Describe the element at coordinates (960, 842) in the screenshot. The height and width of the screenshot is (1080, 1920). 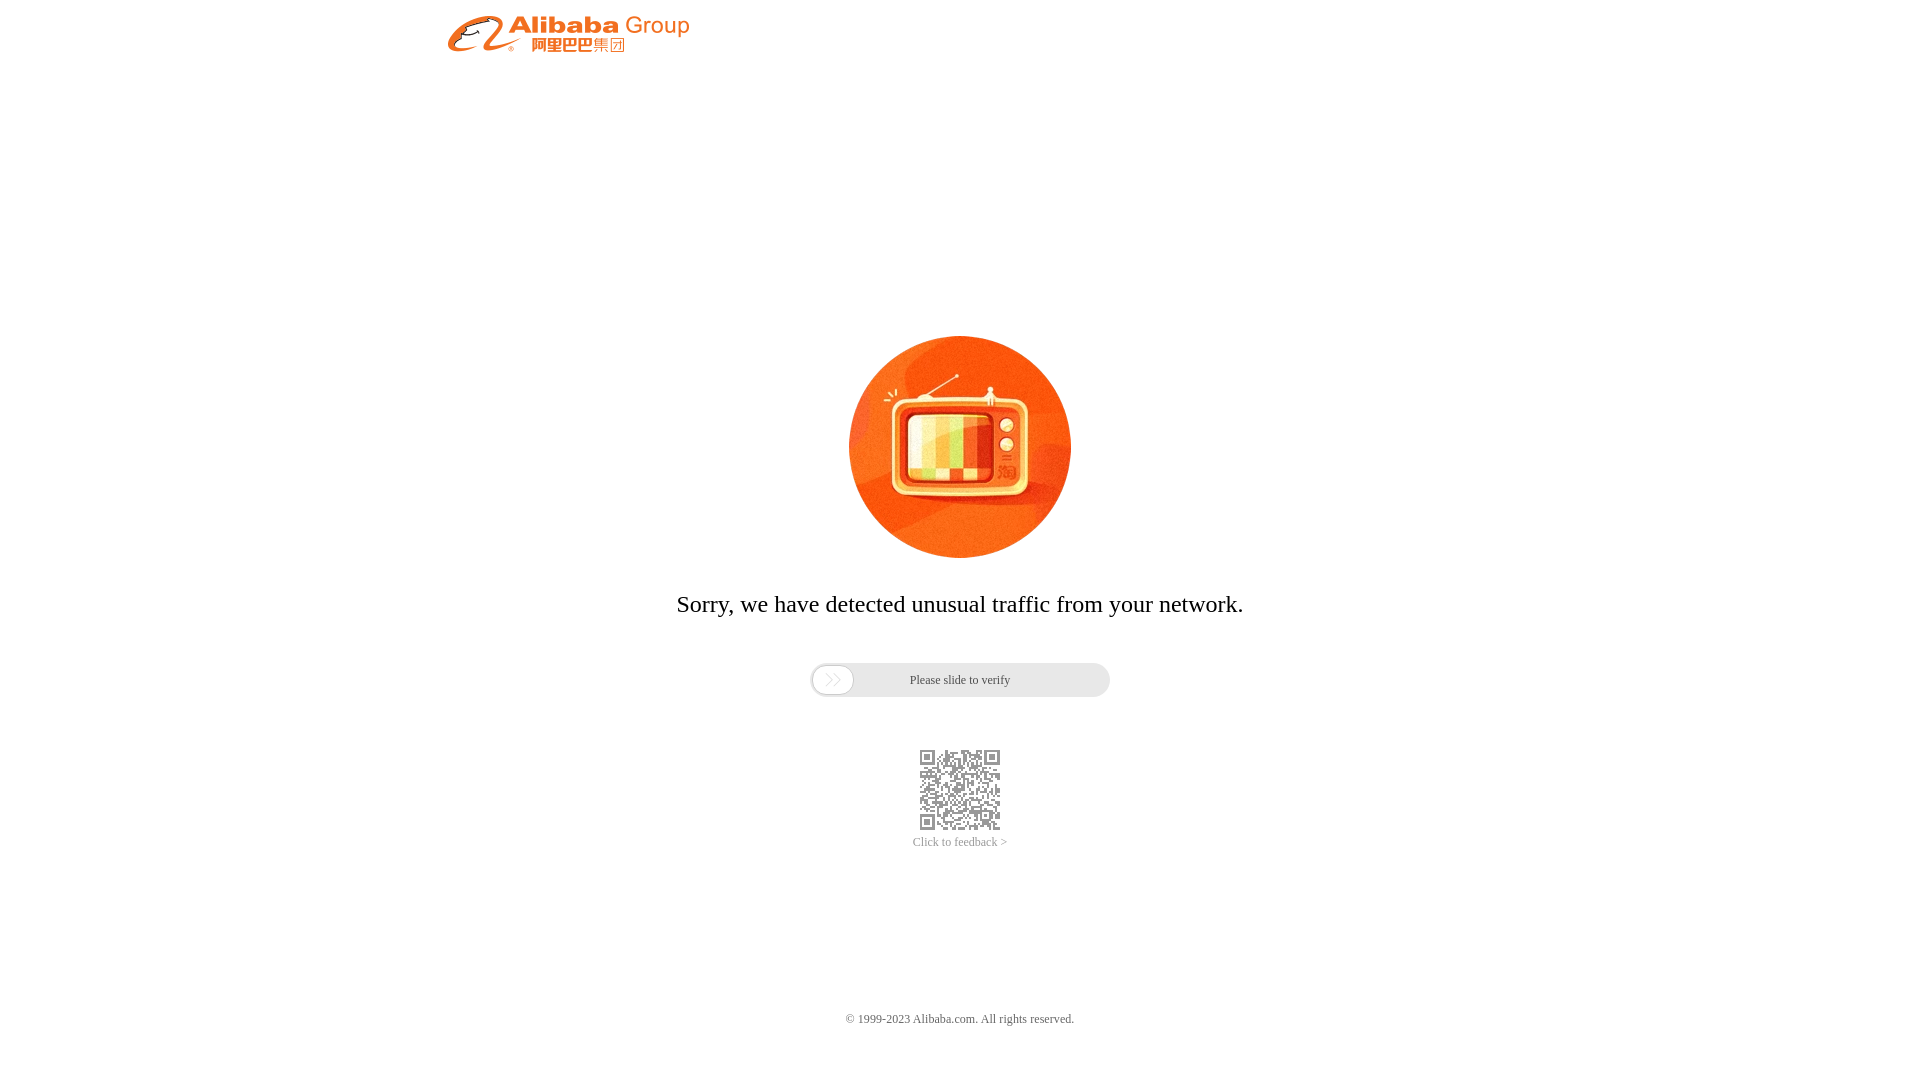
I see `'Click to feedback >'` at that location.